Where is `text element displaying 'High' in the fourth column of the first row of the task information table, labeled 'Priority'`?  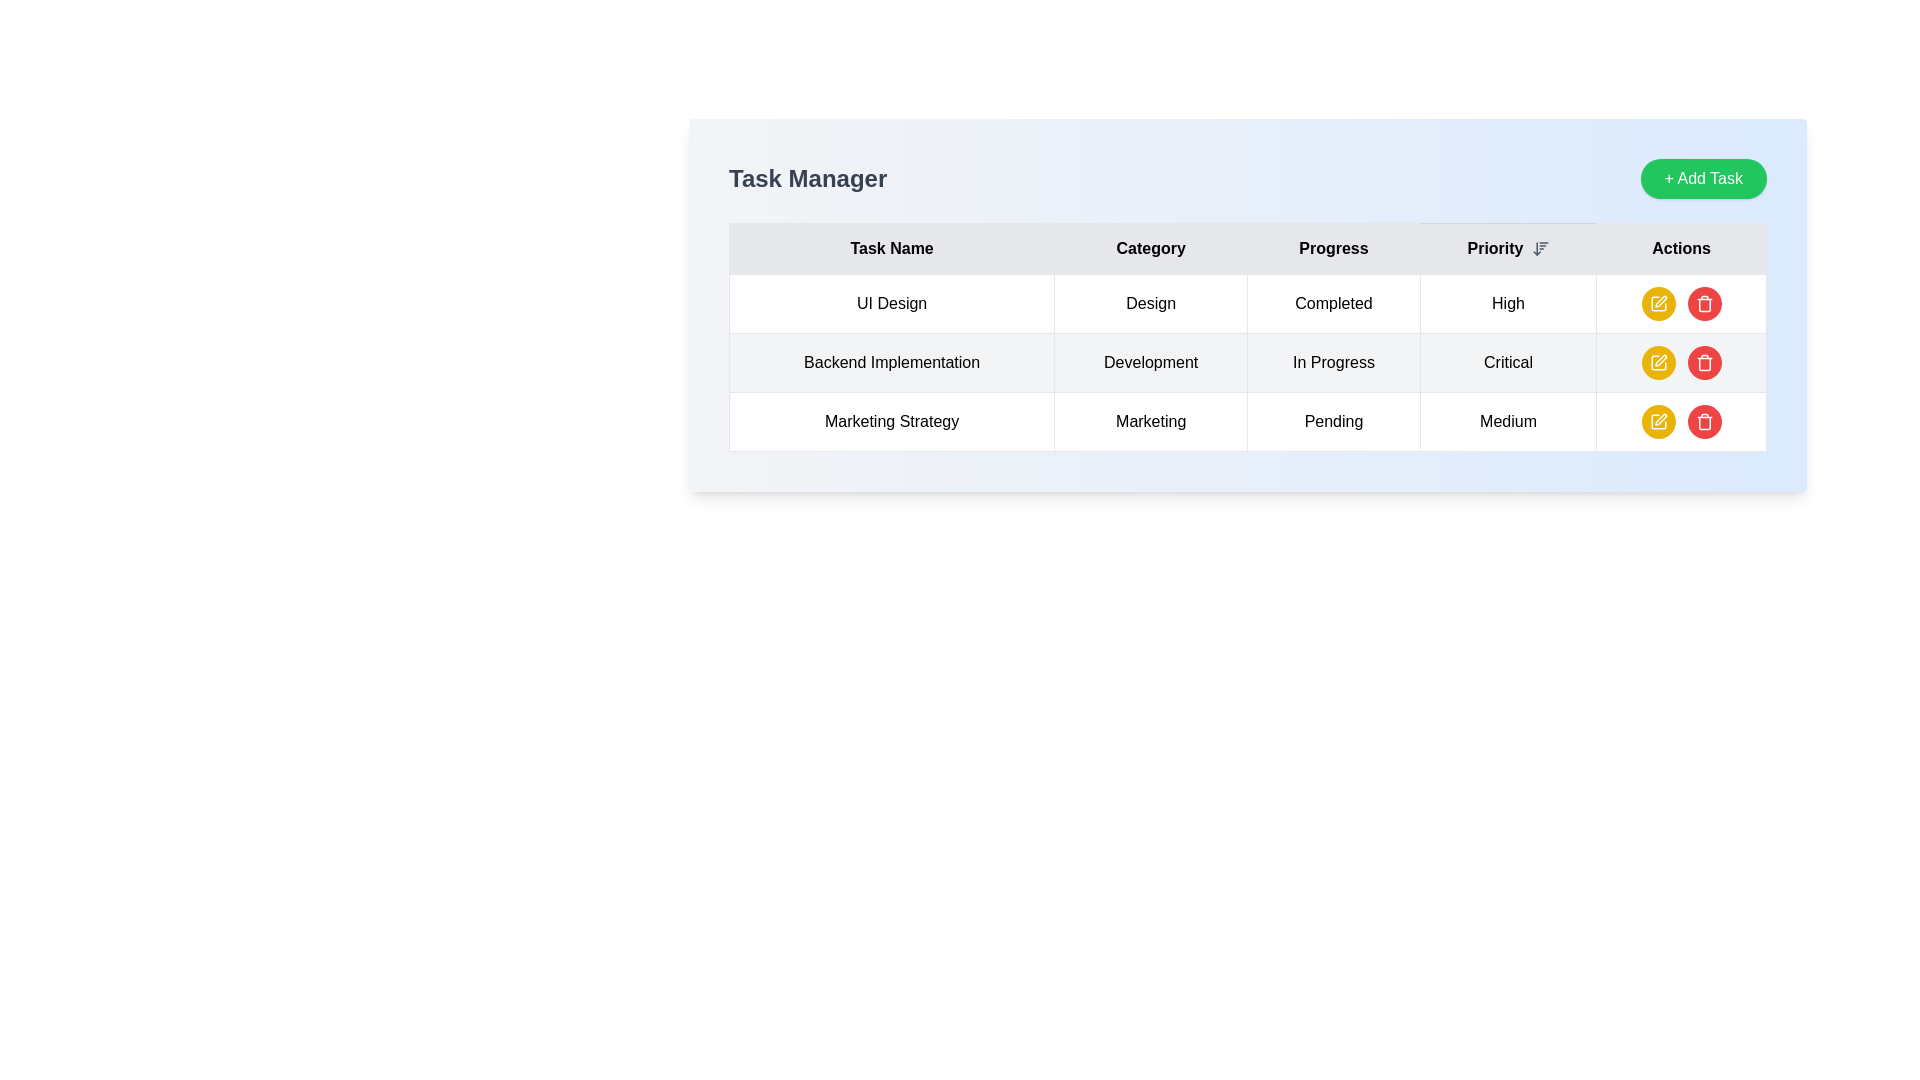 text element displaying 'High' in the fourth column of the first row of the task information table, labeled 'Priority' is located at coordinates (1508, 304).